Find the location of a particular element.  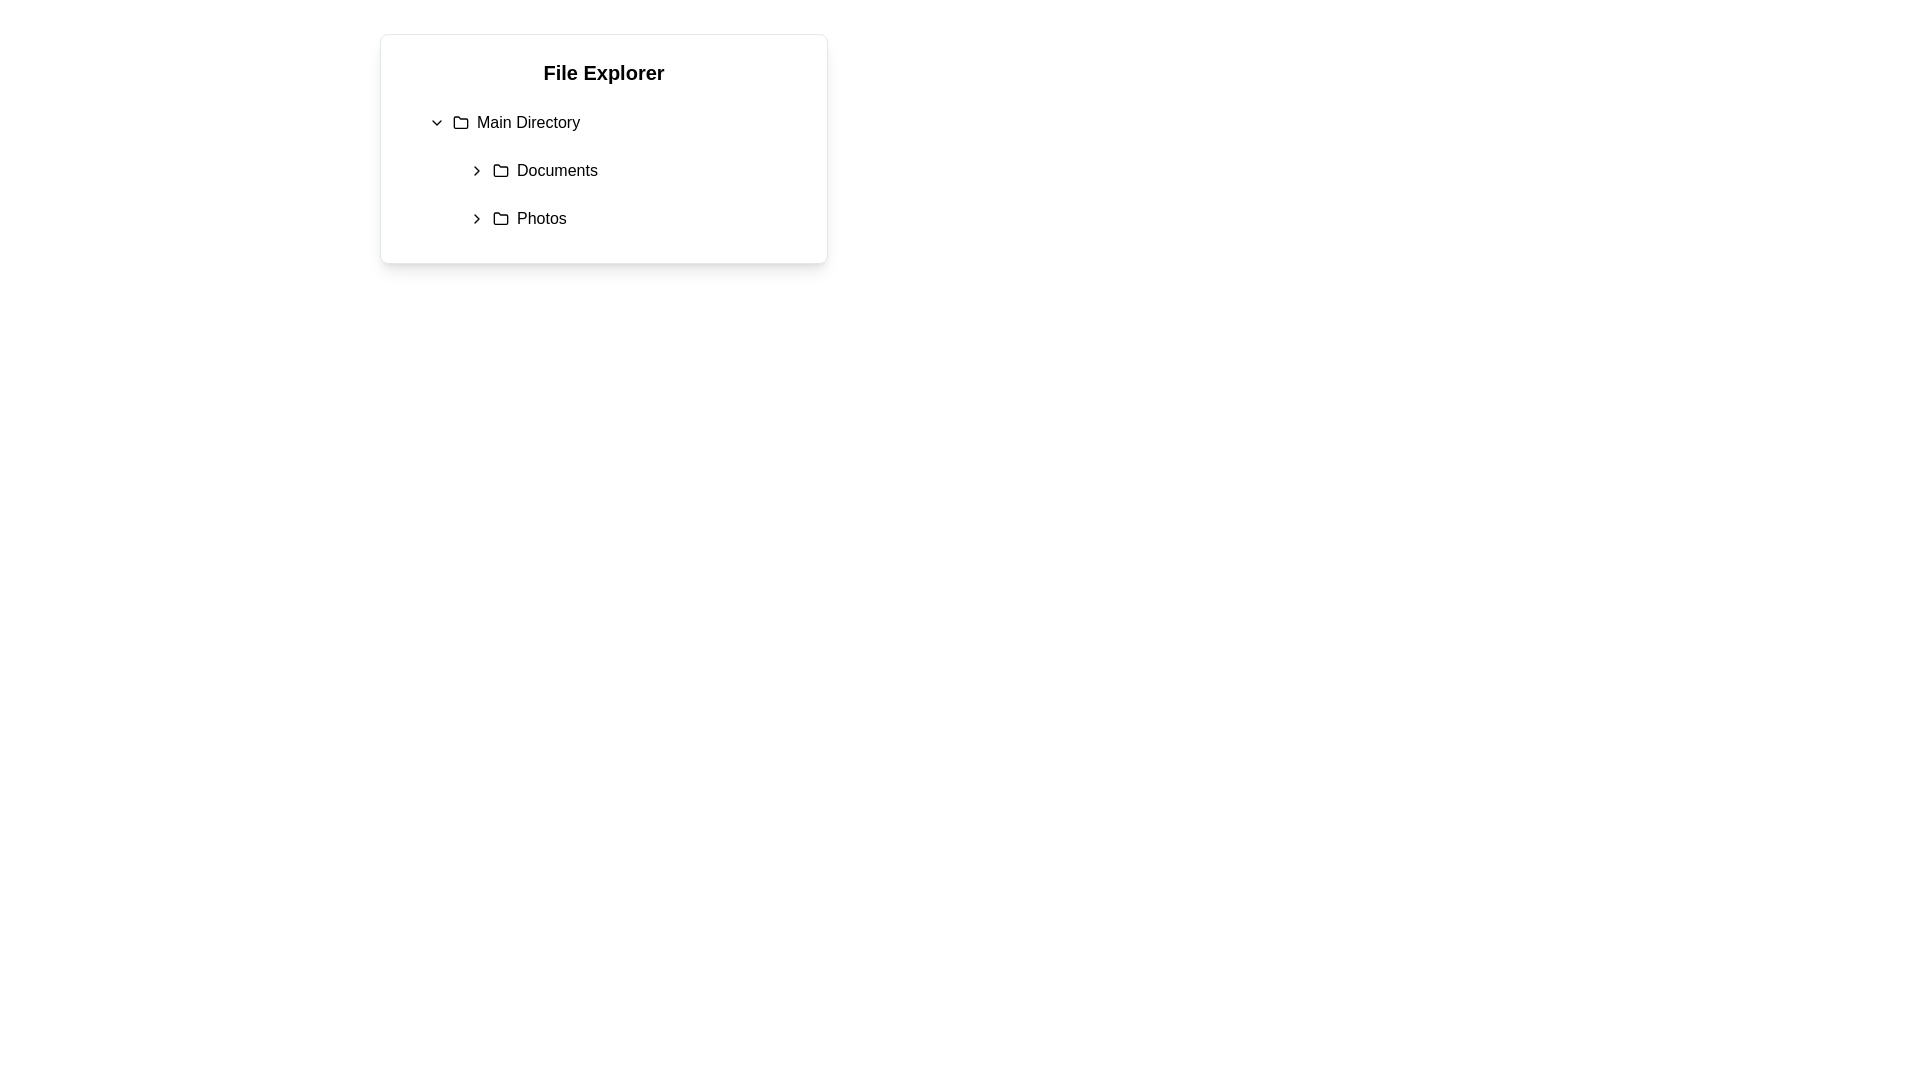

the folder icon representing the 'Main Directory' is located at coordinates (459, 123).